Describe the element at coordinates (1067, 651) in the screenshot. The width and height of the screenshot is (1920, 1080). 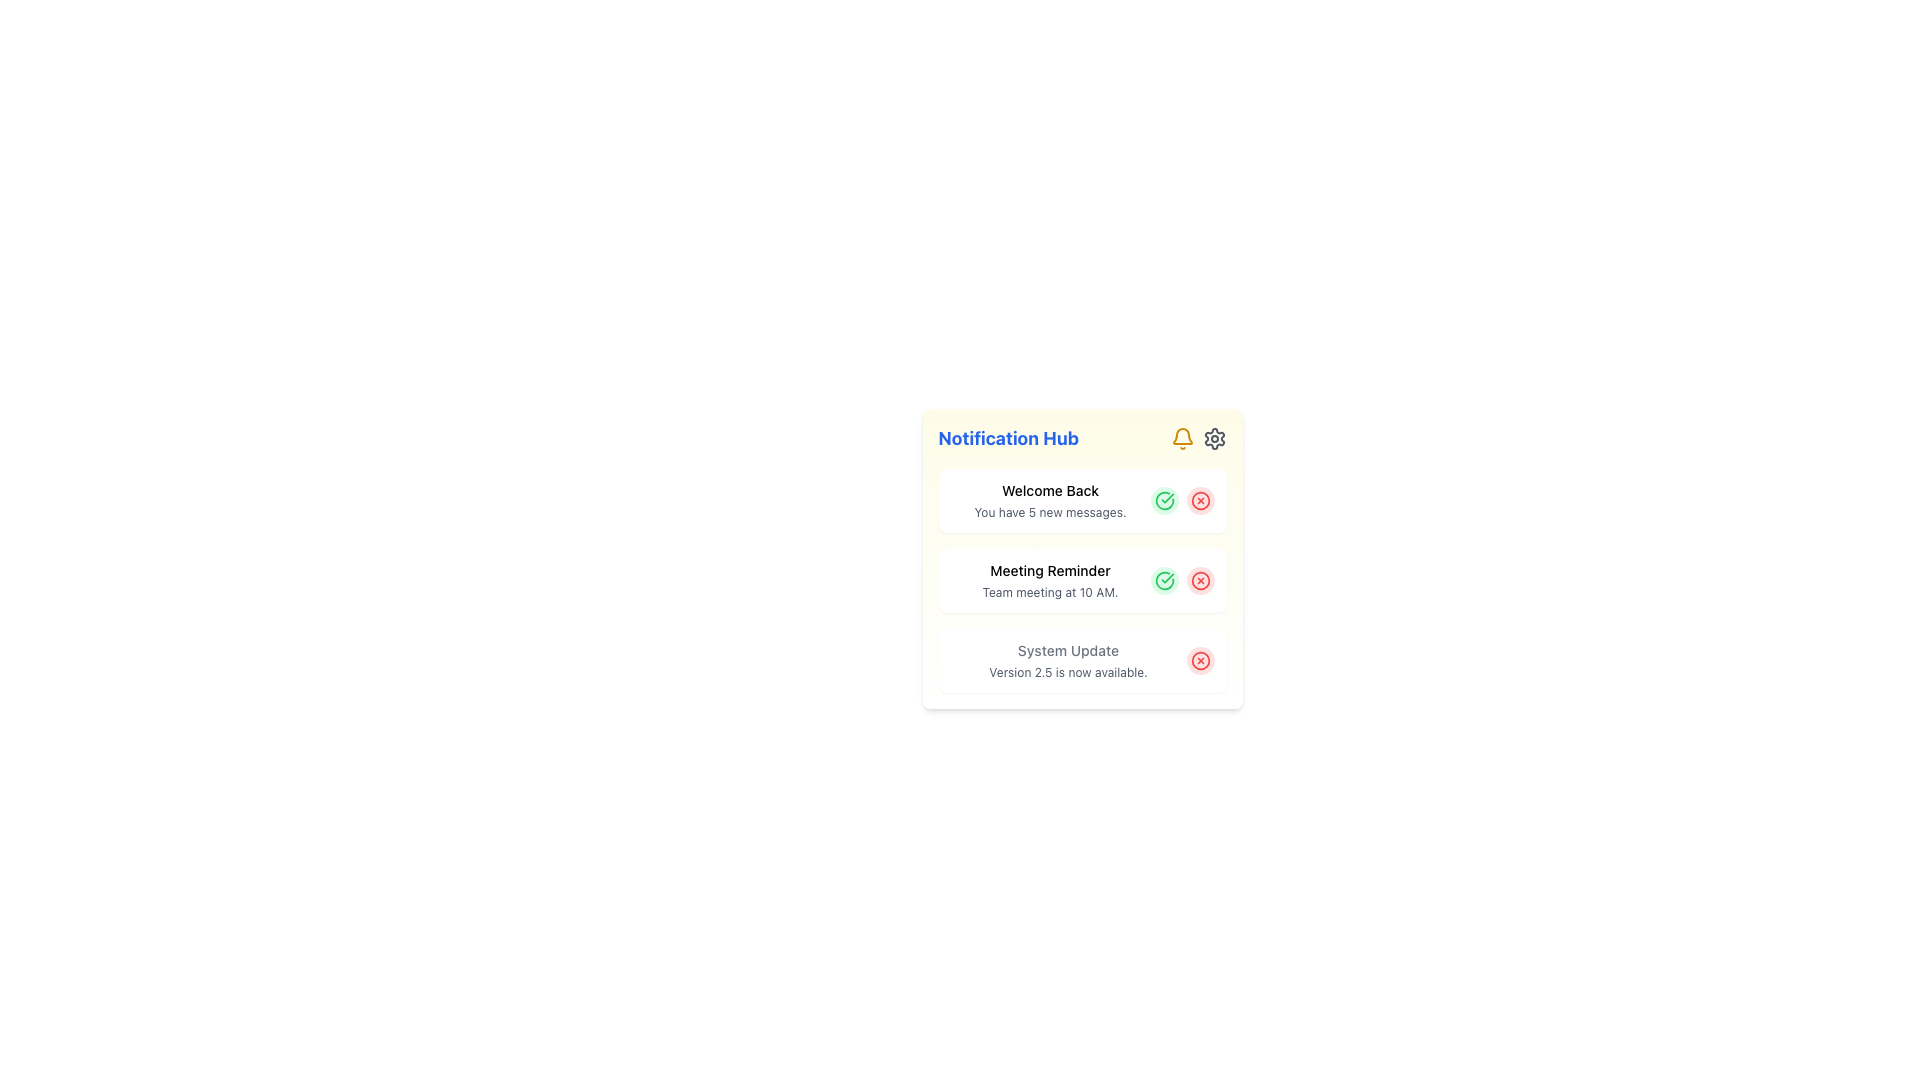
I see `the text label located at the top of the notification card, which serves as a heading for the associated content` at that location.